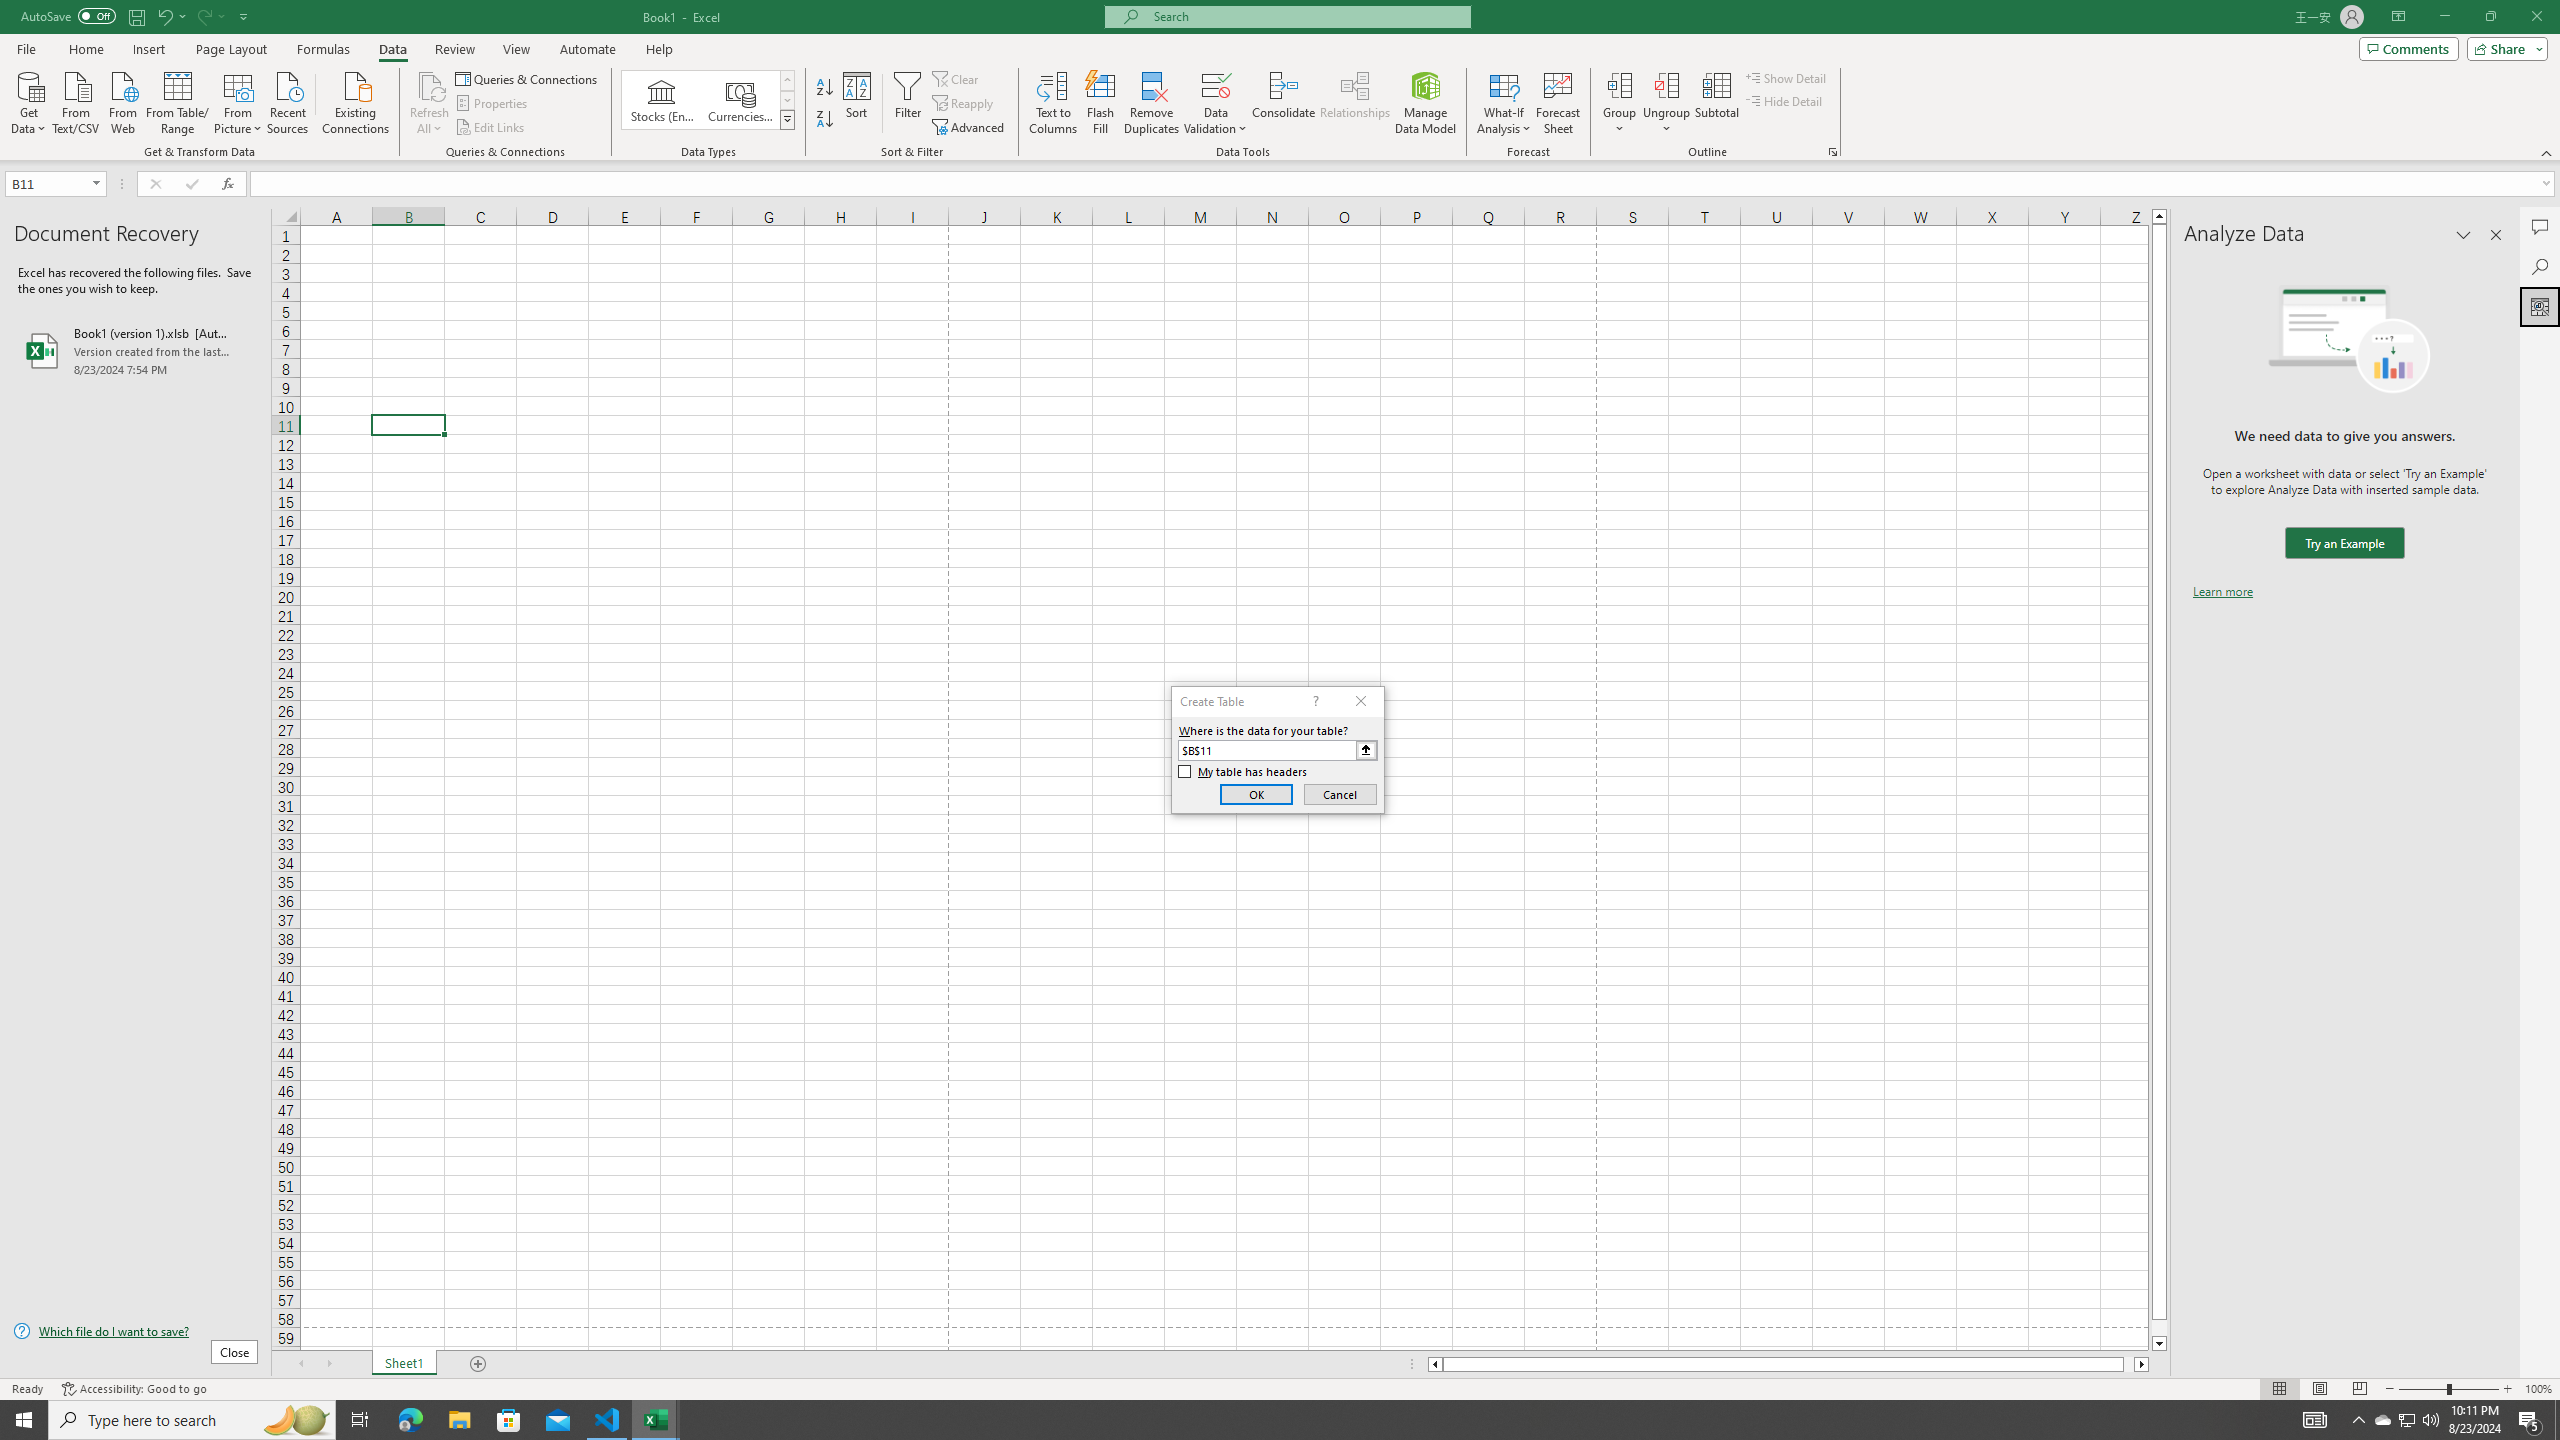  Describe the element at coordinates (965, 103) in the screenshot. I see `'Reapply'` at that location.